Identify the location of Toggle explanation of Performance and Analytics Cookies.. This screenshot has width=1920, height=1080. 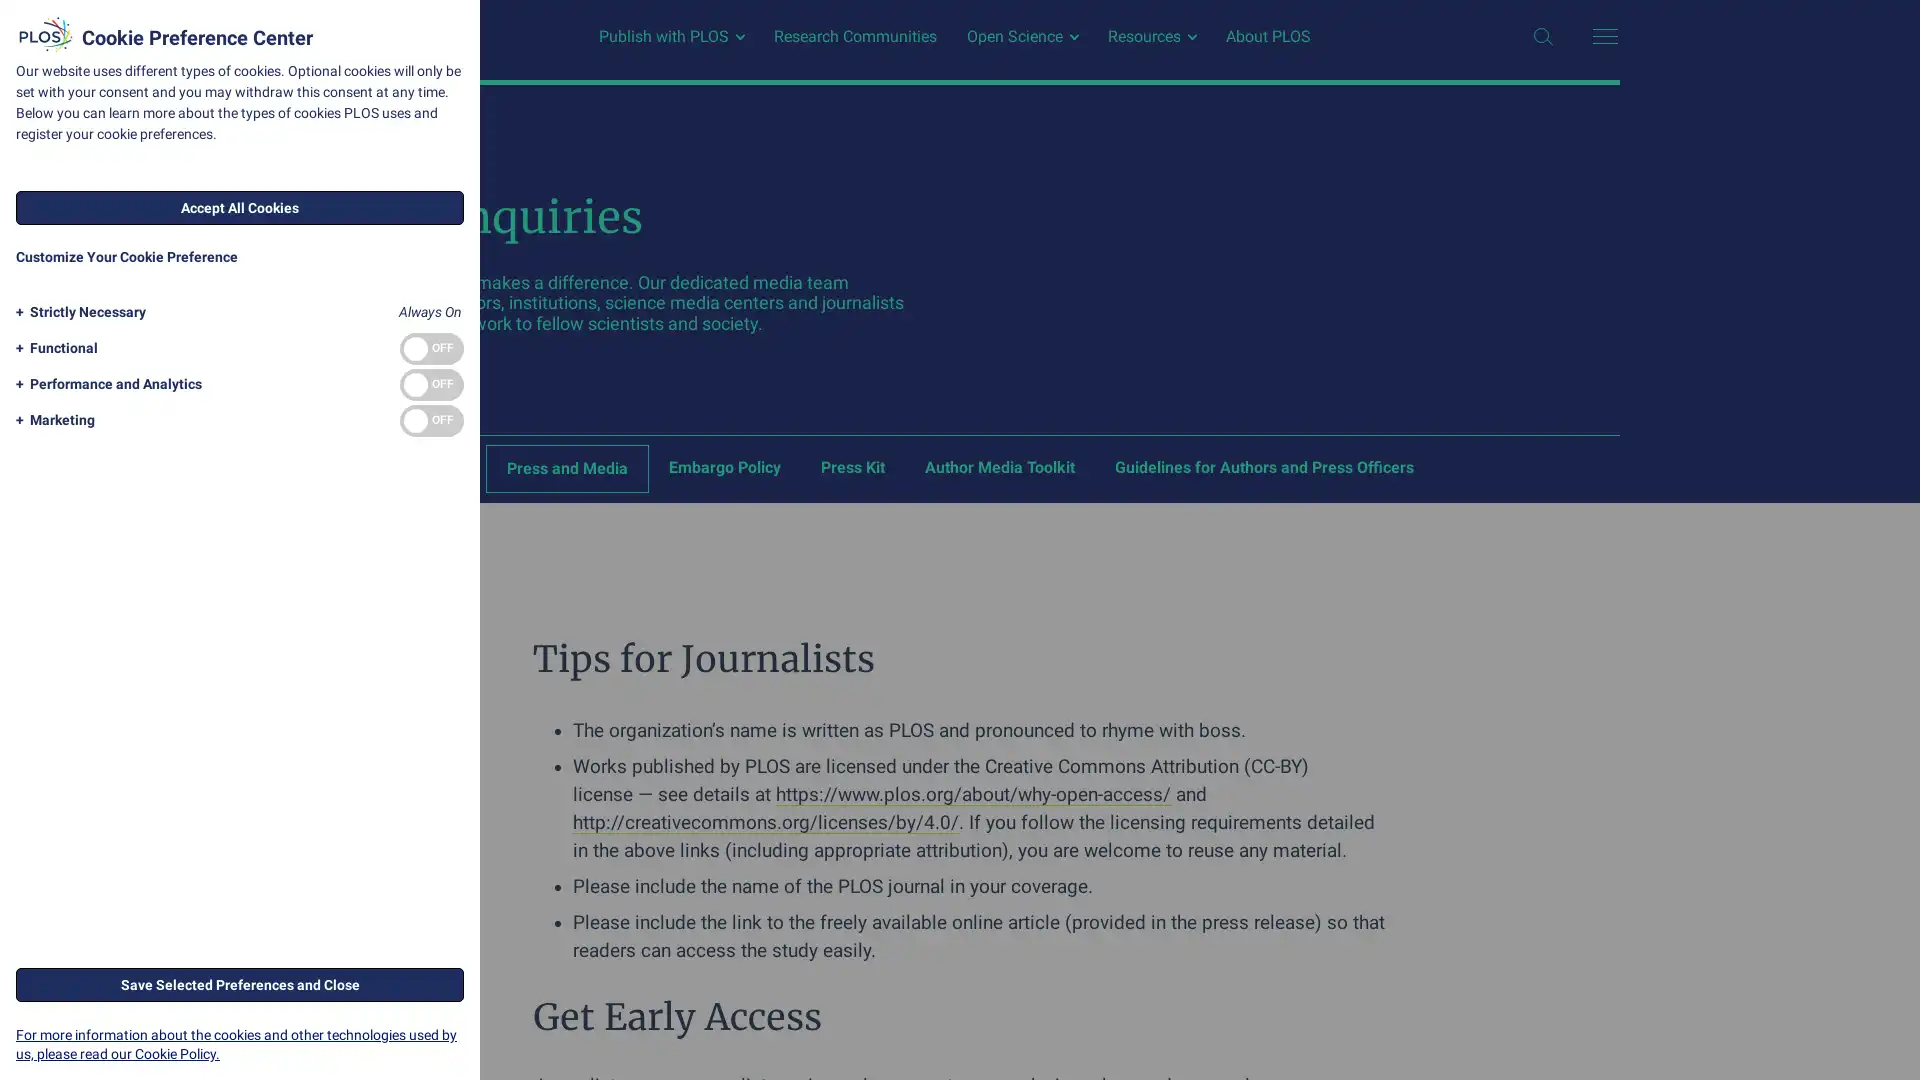
(104, 384).